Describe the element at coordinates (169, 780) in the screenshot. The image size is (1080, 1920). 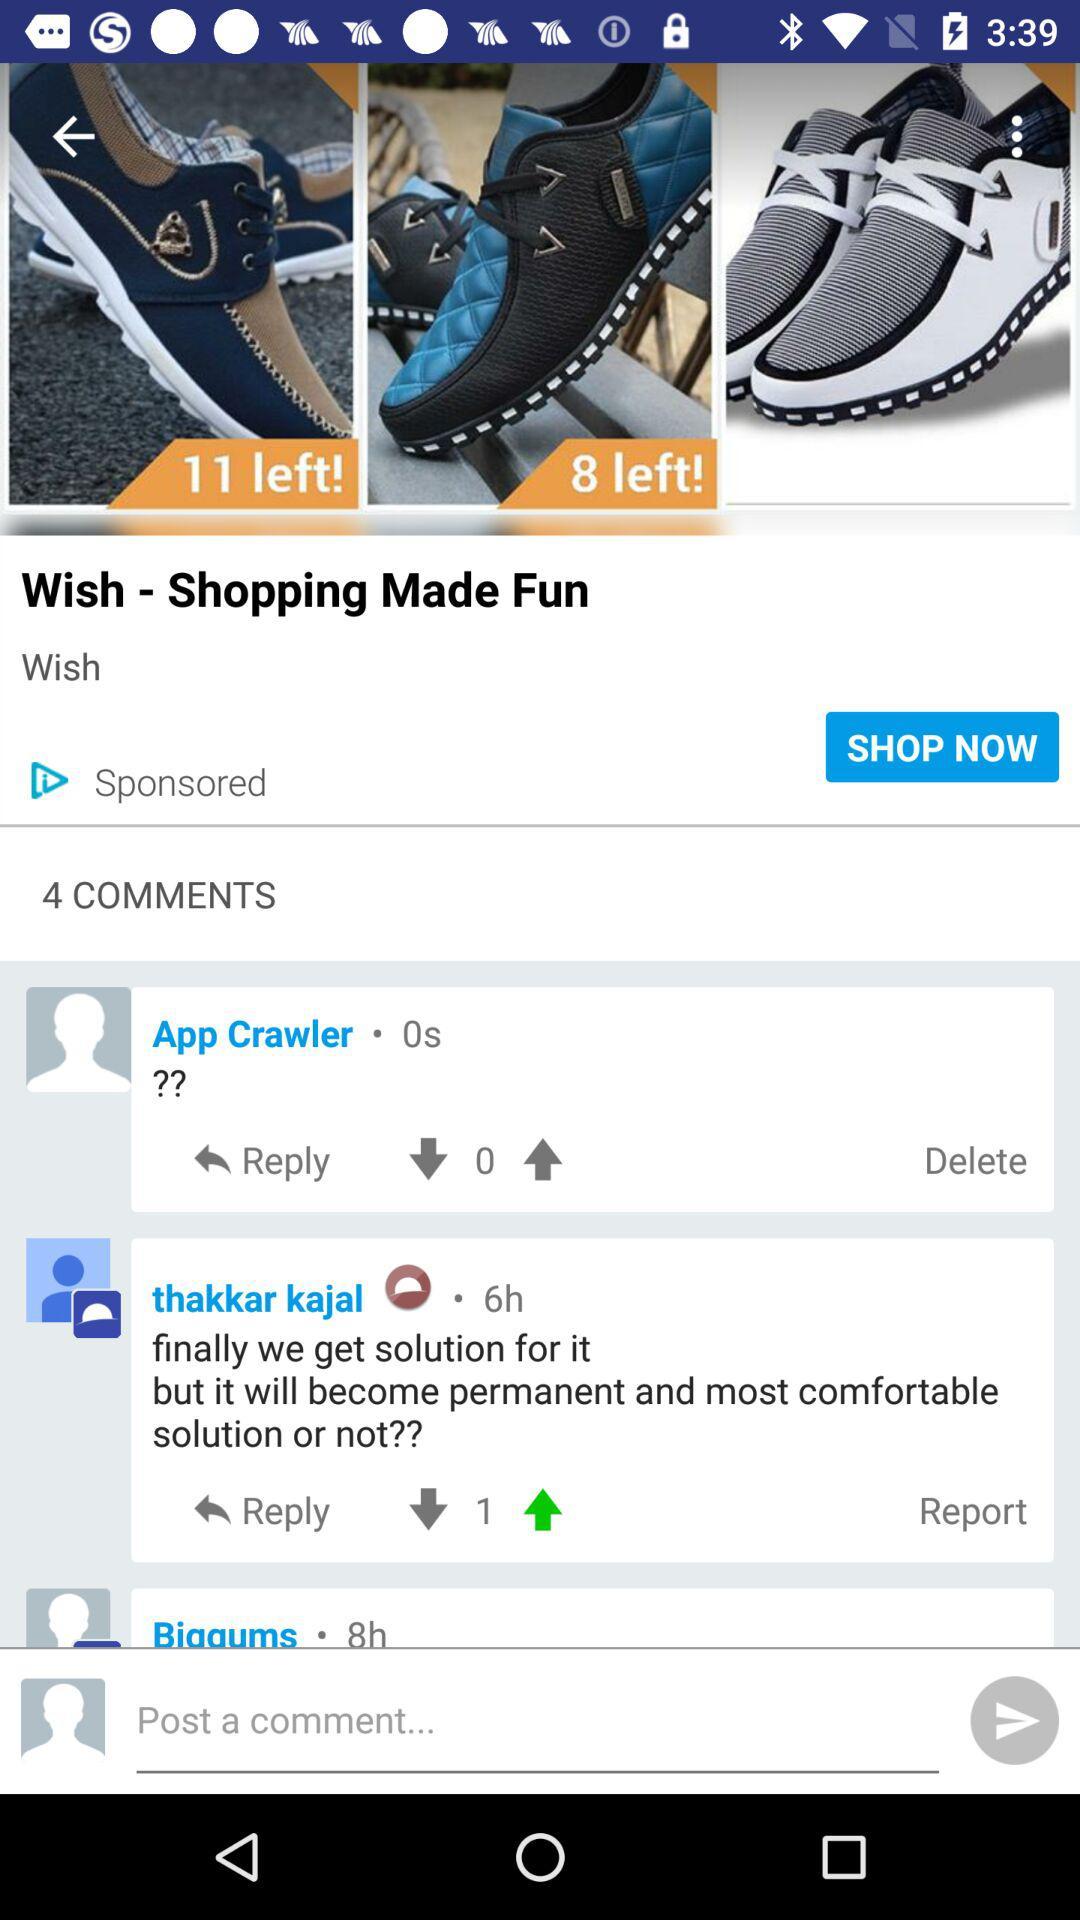
I see `the item to the left of the shop now item` at that location.